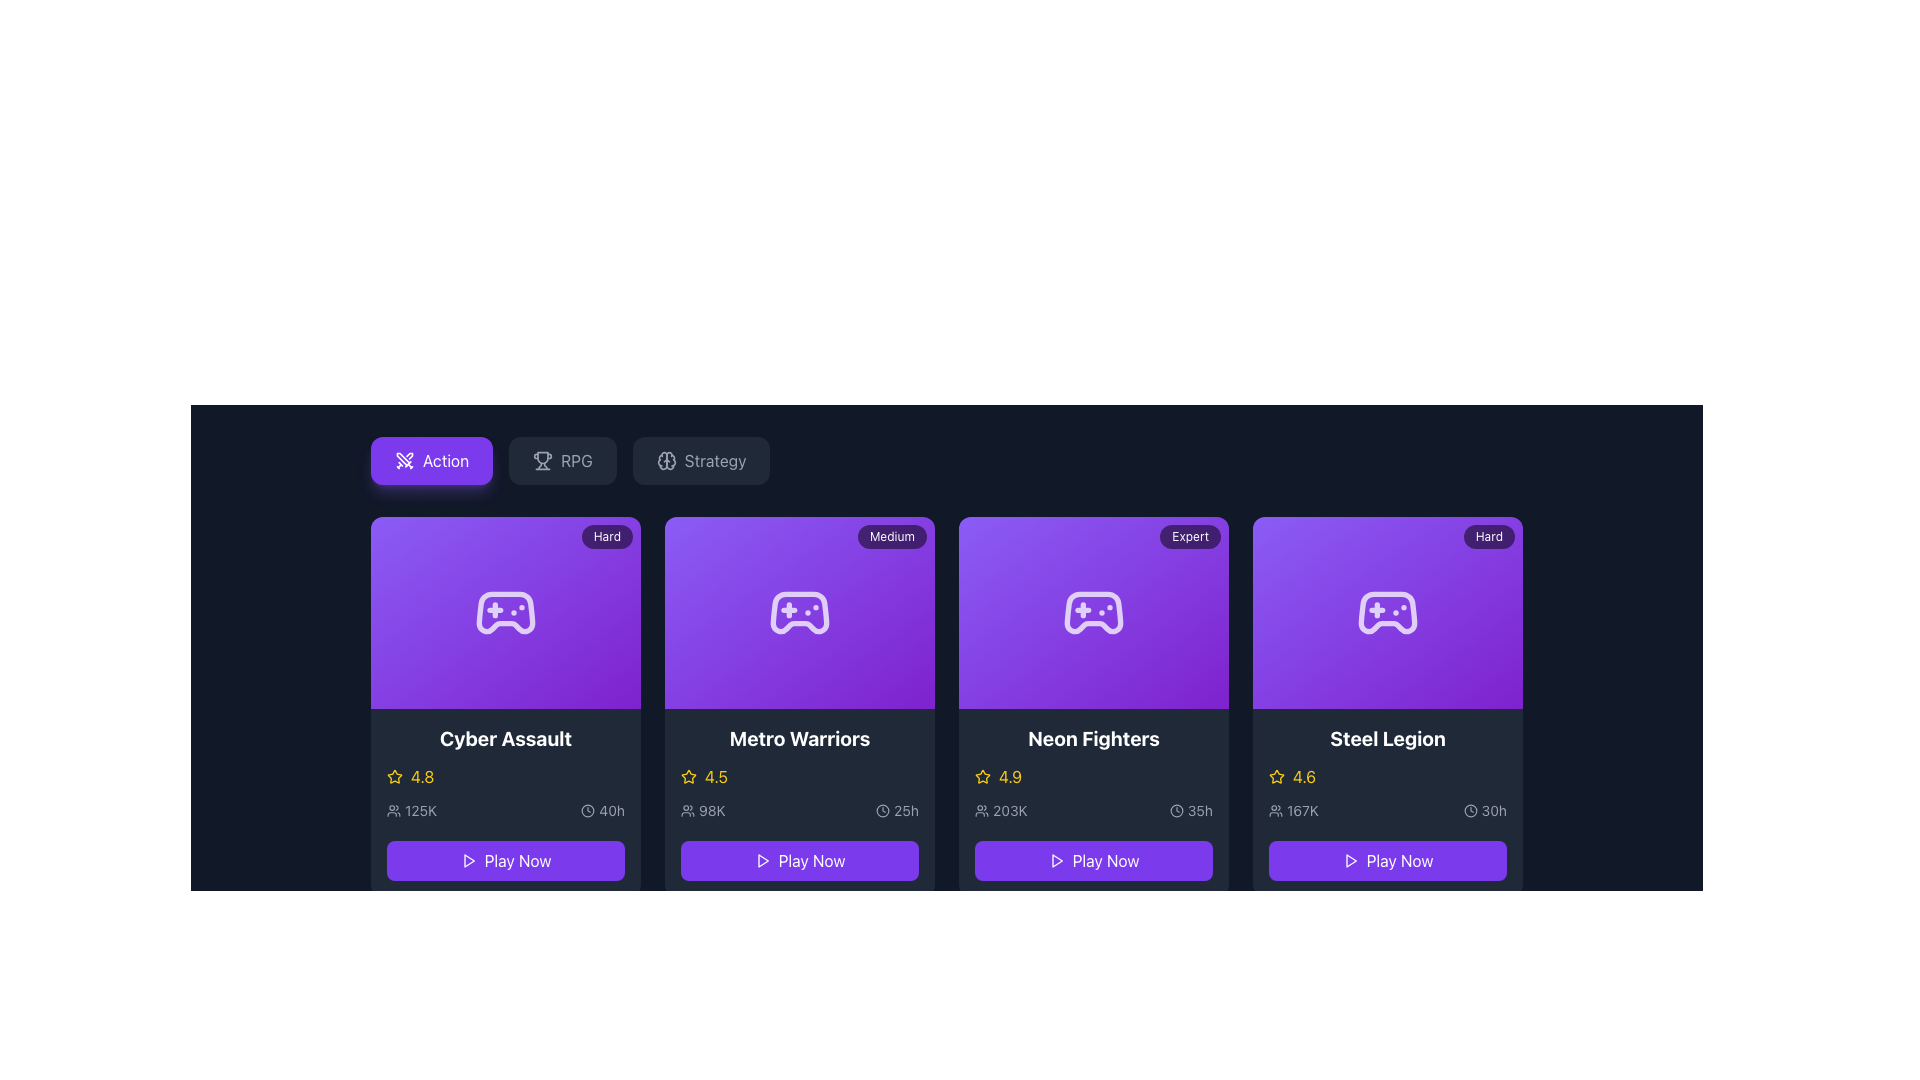  What do you see at coordinates (687, 810) in the screenshot?
I see `the user count icon located to the immediate left of the text '98K' in the second card from the left` at bounding box center [687, 810].